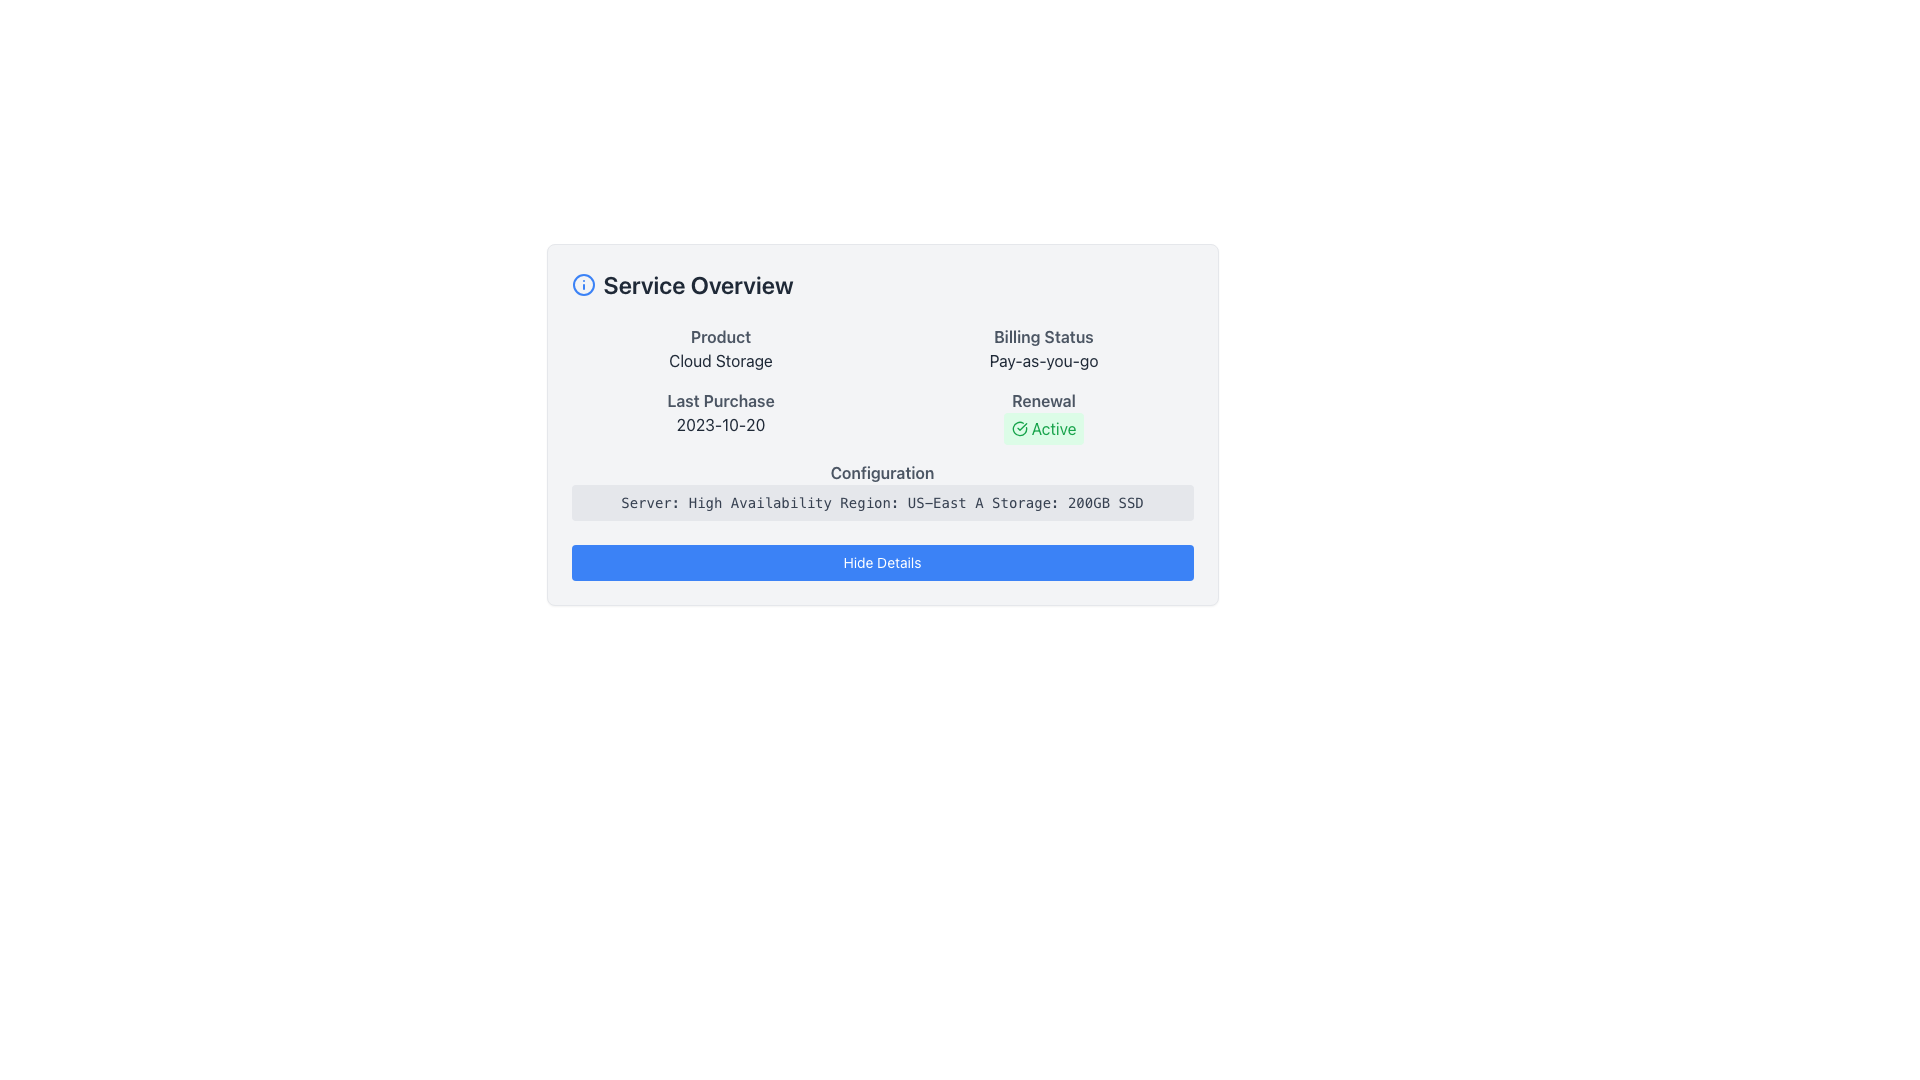 This screenshot has width=1920, height=1080. I want to click on the information/help icon located to the left of the 'Service Overview' text in the top-left quadrant of the content card, so click(582, 285).